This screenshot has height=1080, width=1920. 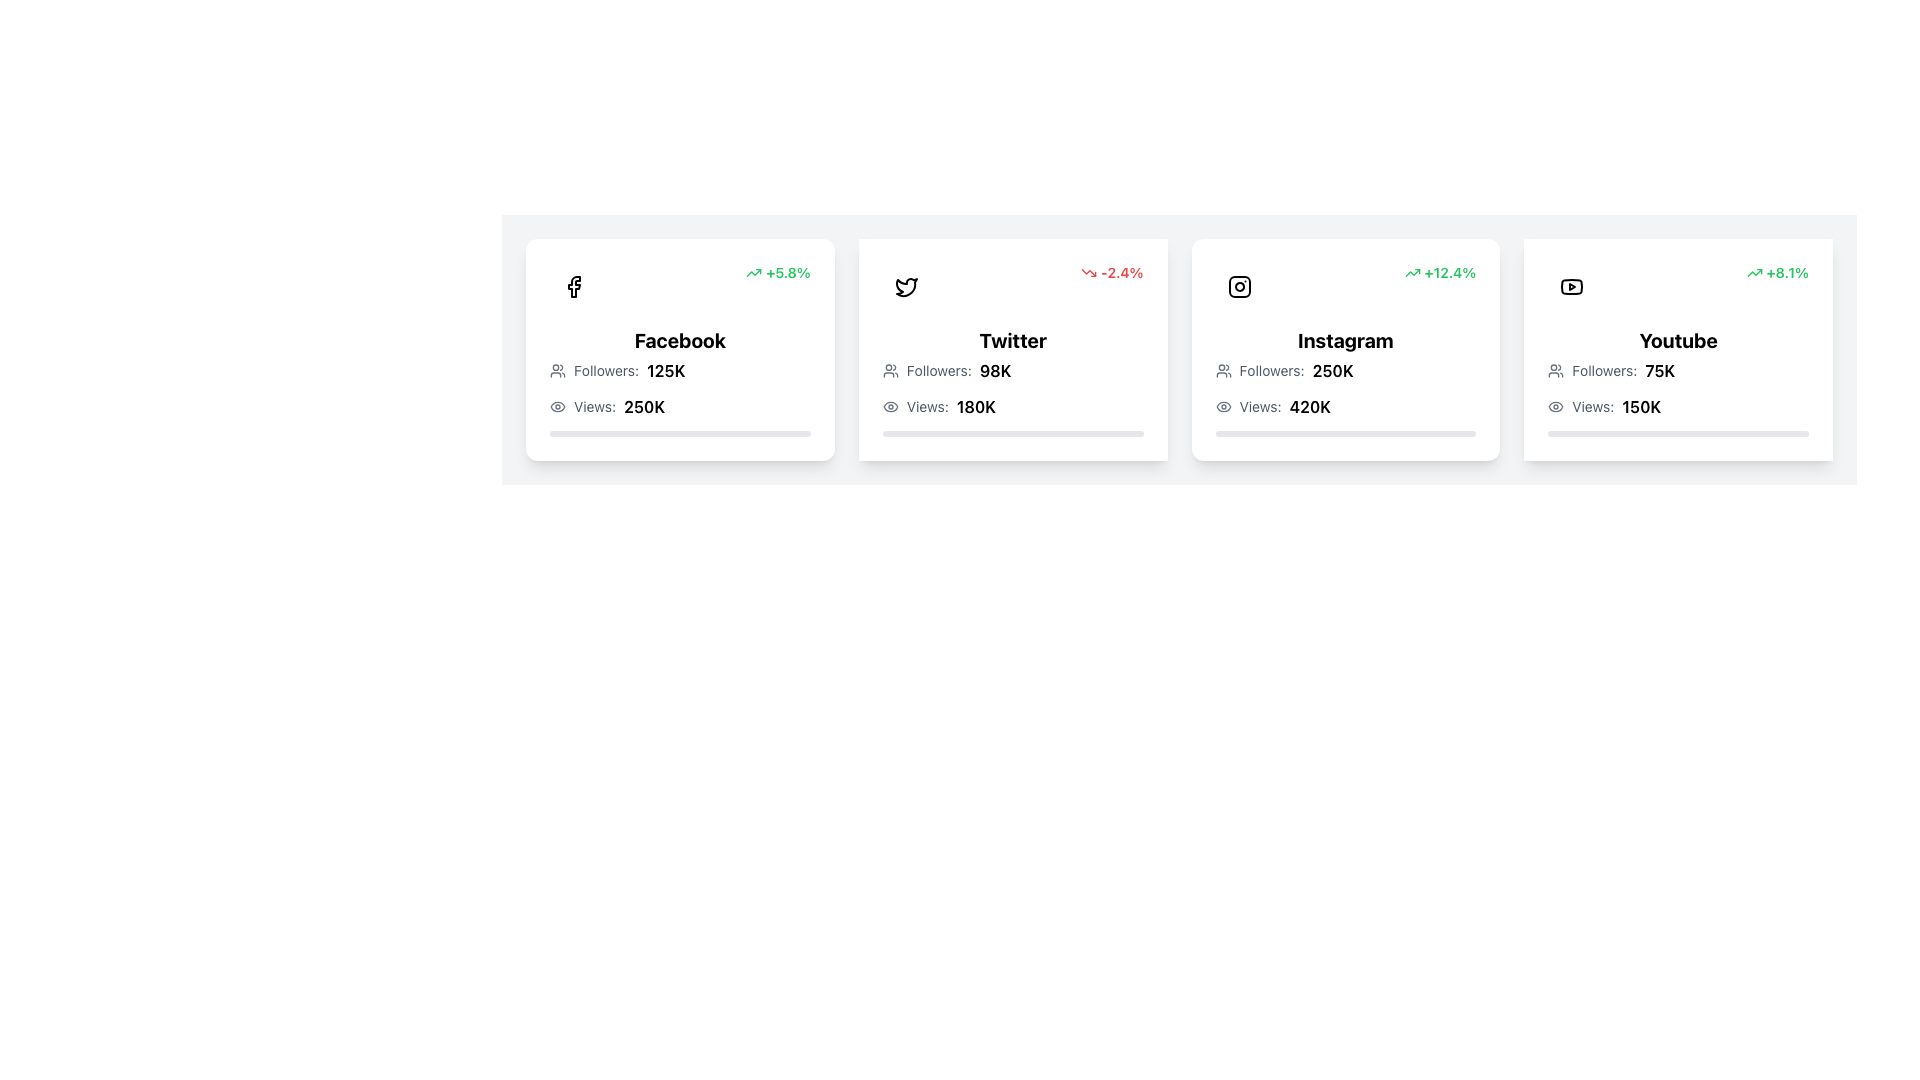 What do you see at coordinates (573, 286) in the screenshot?
I see `the small Facebook icon with a distinctive 'f' shape, located above the label 'Facebook' within the first card in the top-left corner of the card representing Facebook statistics` at bounding box center [573, 286].